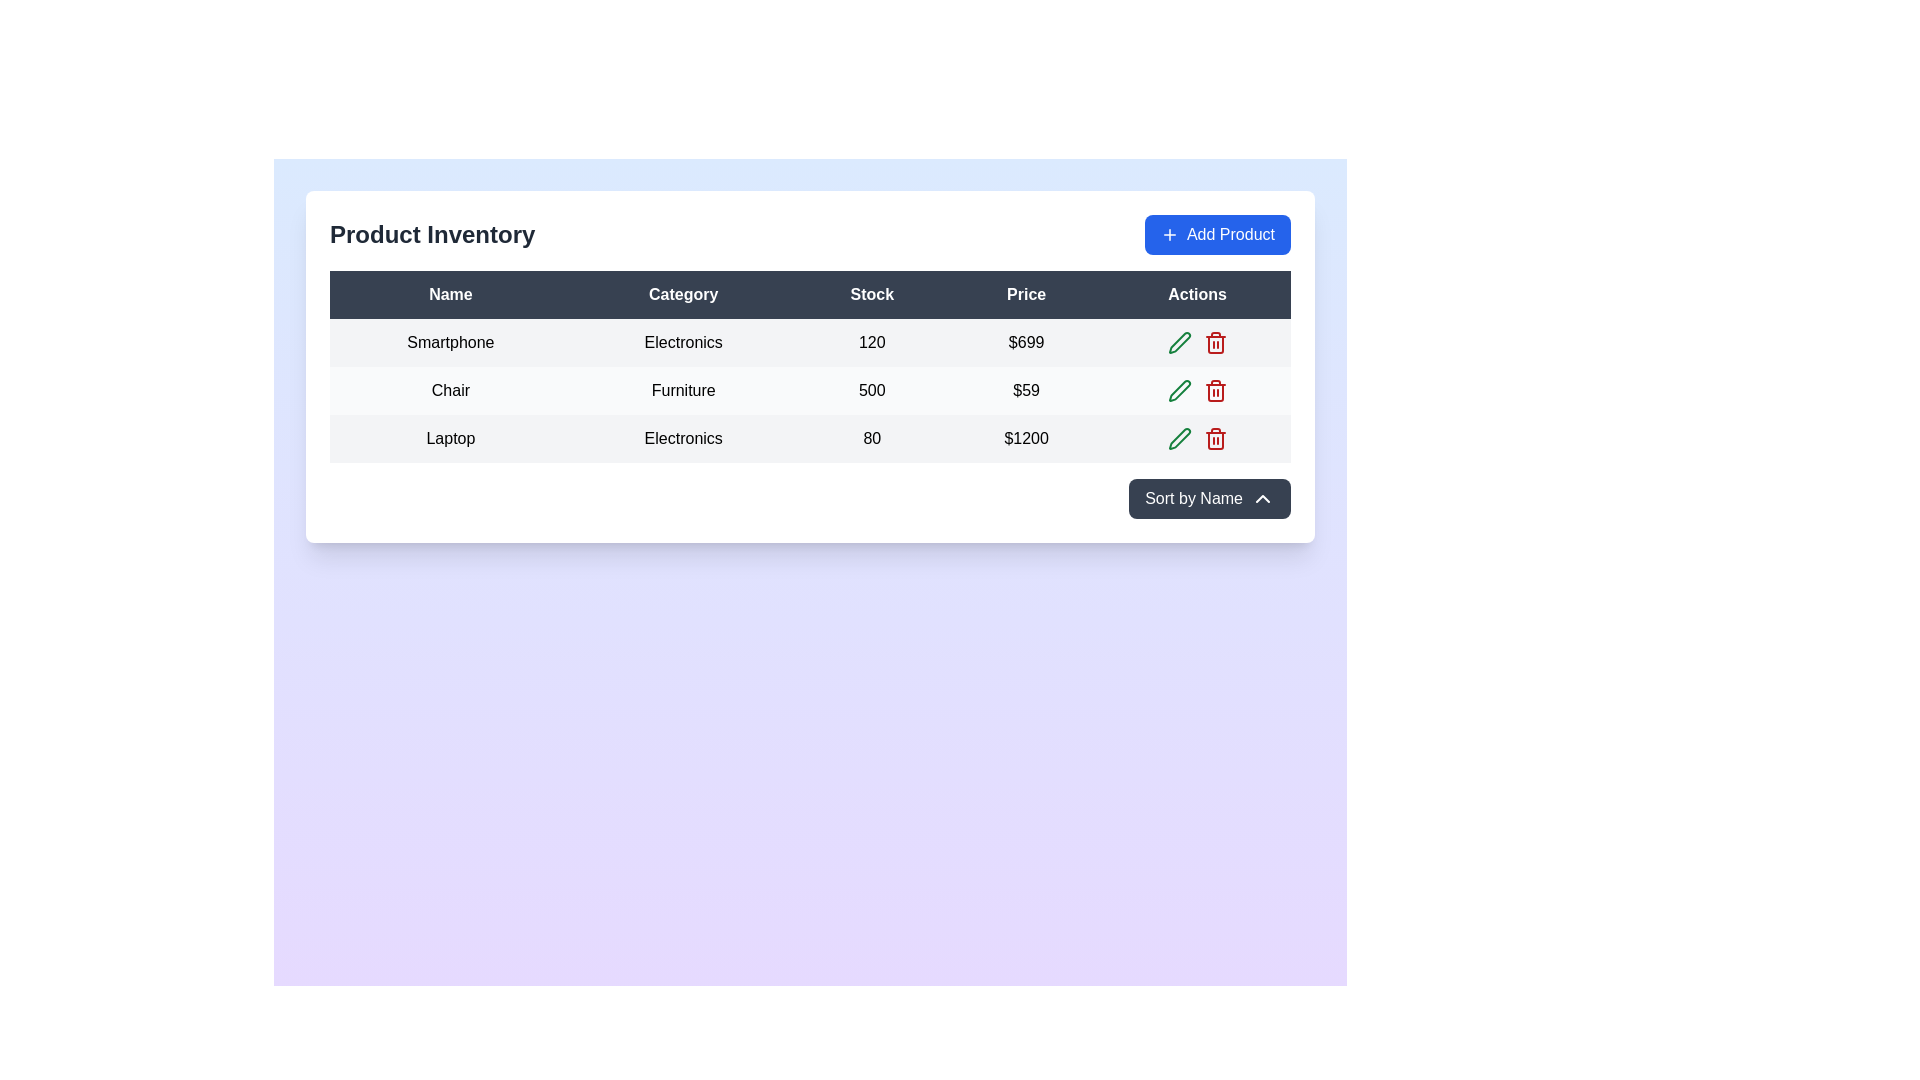 This screenshot has width=1920, height=1080. I want to click on the text label displaying 'Product Inventory', which is a prominent heading in dark gray color and positioned above the inventory items table, so click(431, 234).